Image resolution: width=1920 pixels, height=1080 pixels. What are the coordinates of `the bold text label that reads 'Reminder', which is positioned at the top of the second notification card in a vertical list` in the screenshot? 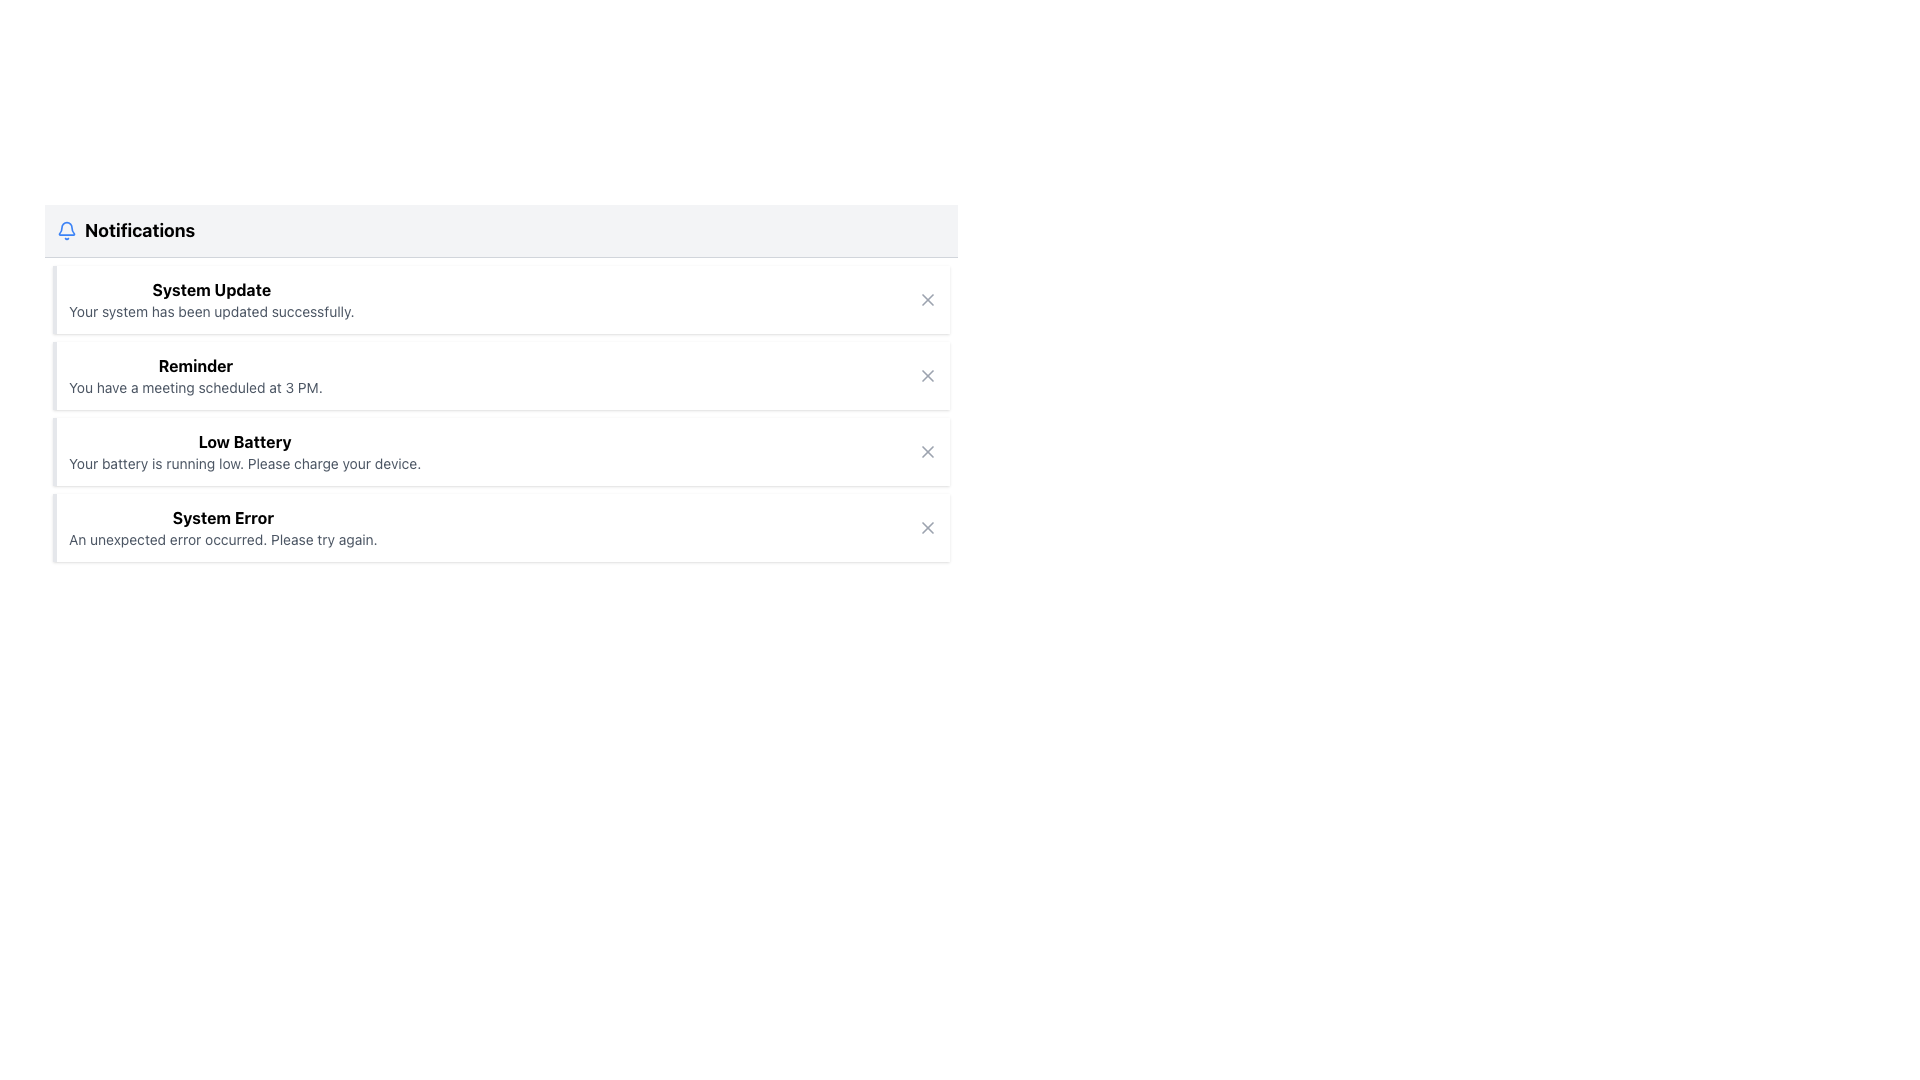 It's located at (195, 366).